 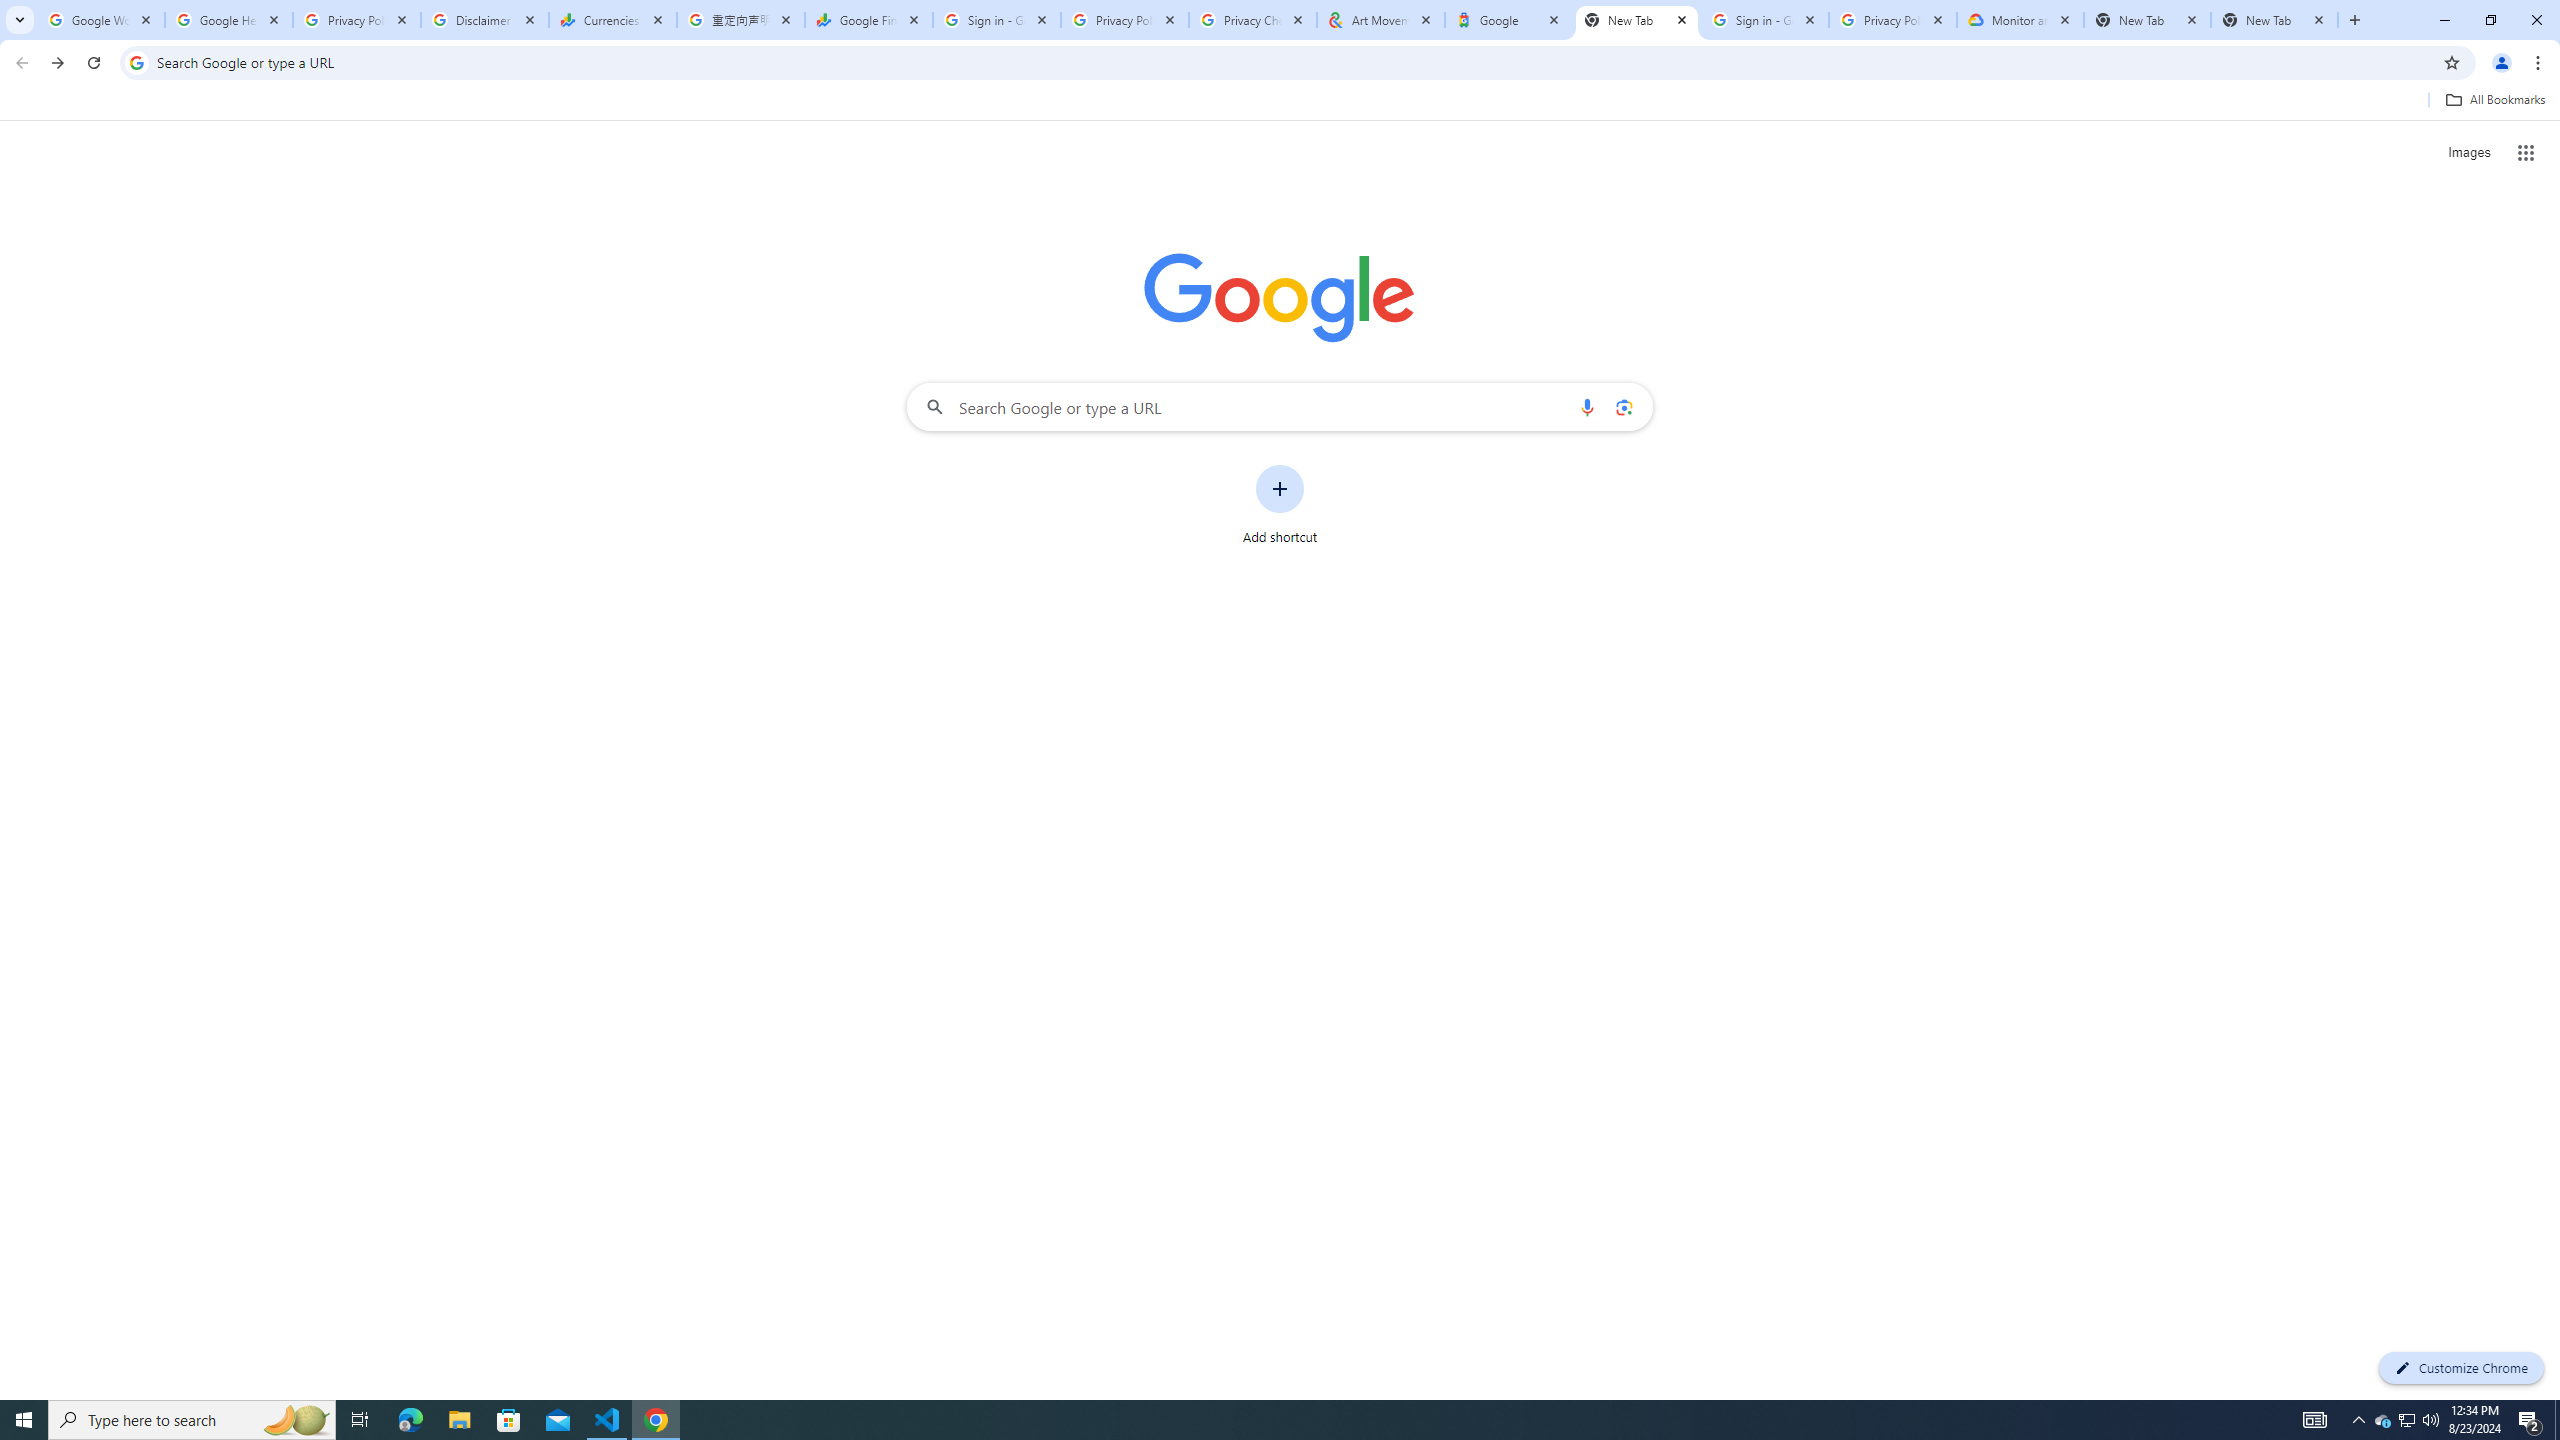 I want to click on 'New Tab', so click(x=2147, y=19).